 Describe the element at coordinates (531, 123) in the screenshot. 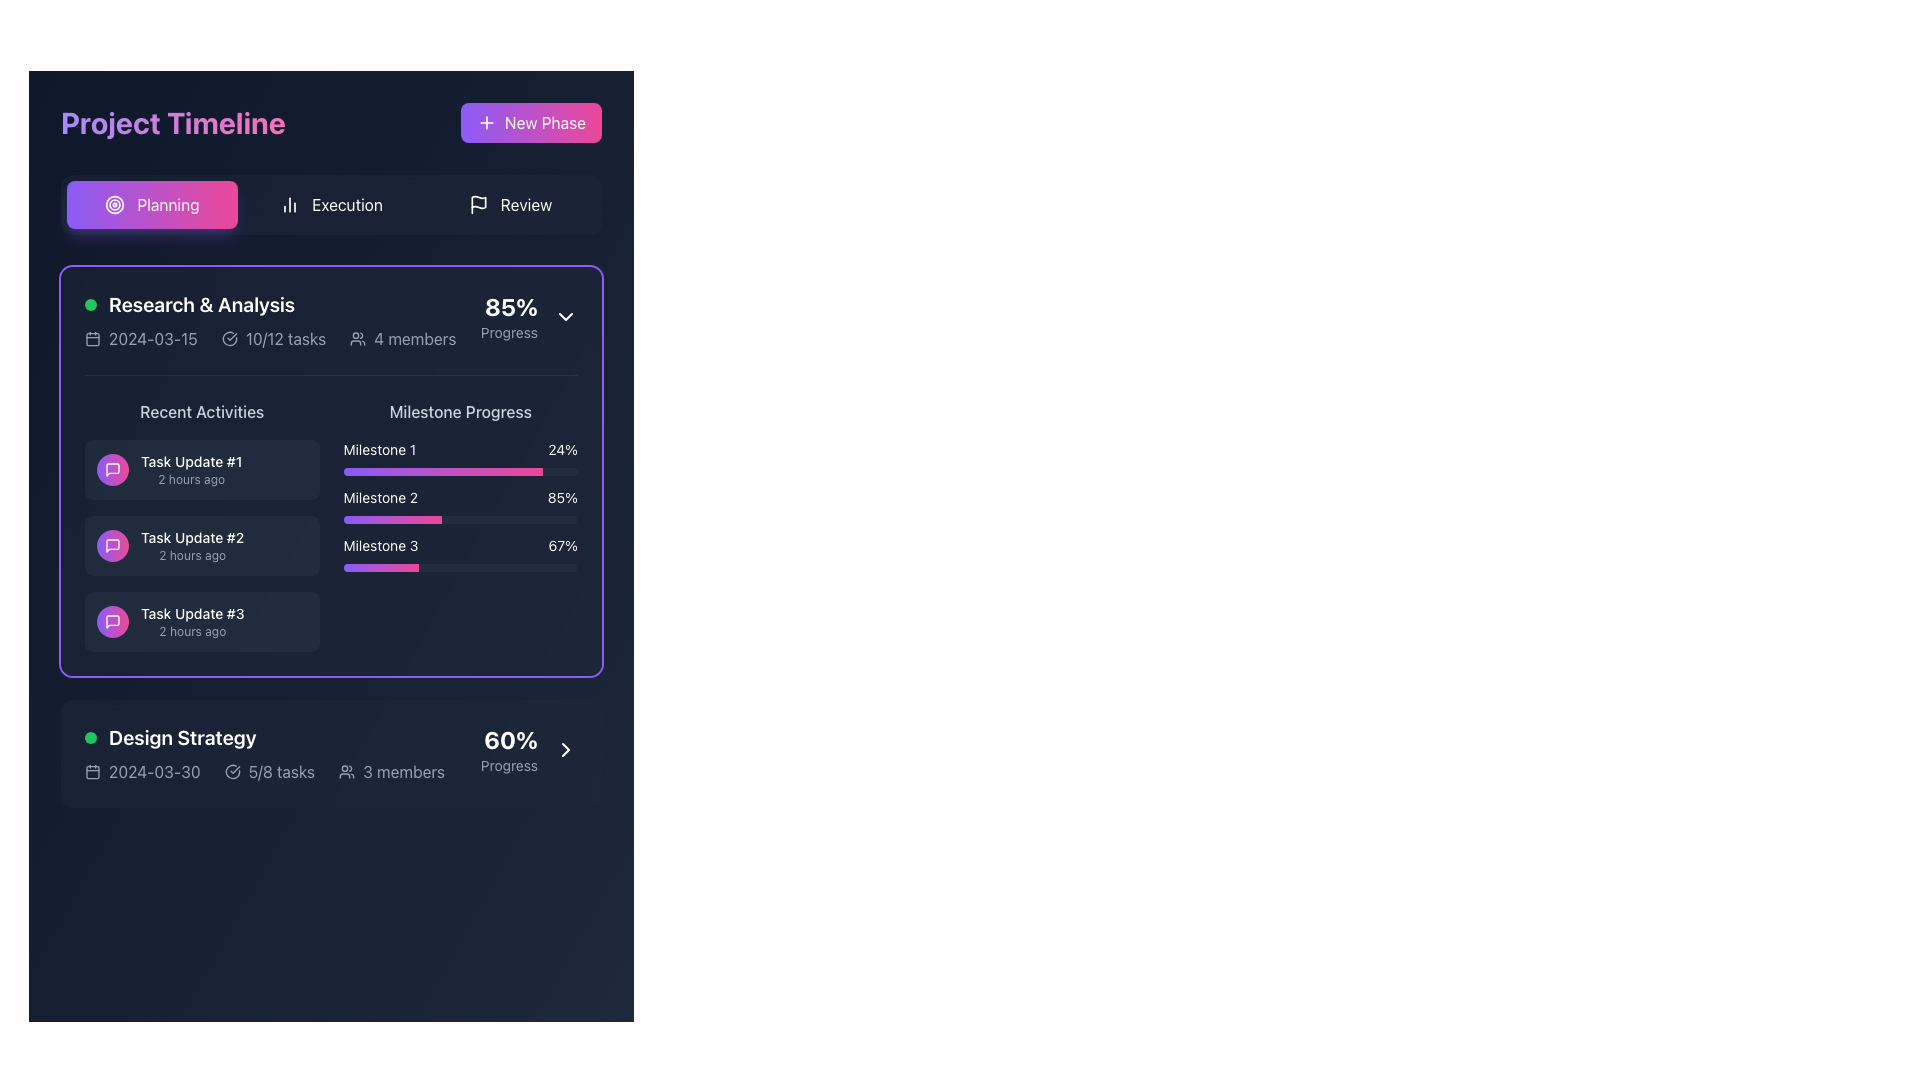

I see `the button located at the top-right corner of the layout, adjacent to the right side of the 'Project Timeline' title, to initiate a 'New Phase' creation` at that location.